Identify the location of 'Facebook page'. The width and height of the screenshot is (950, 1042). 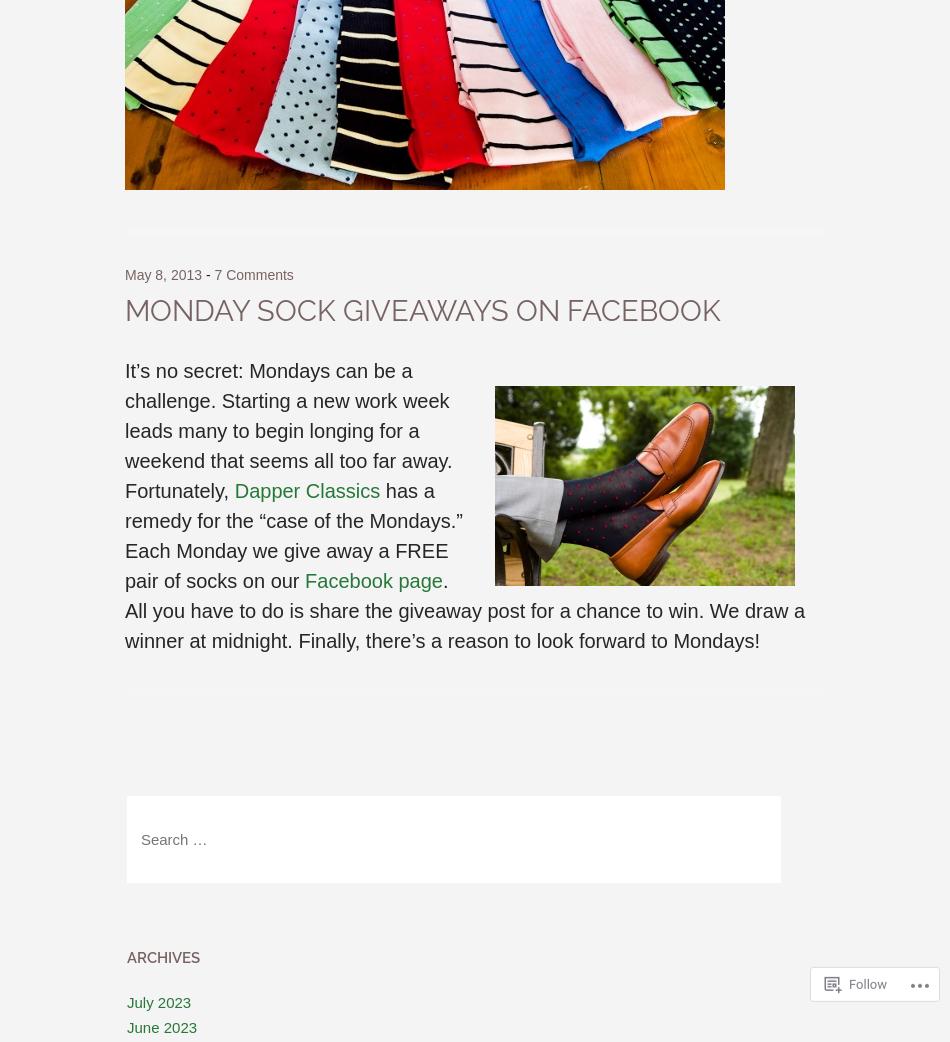
(304, 580).